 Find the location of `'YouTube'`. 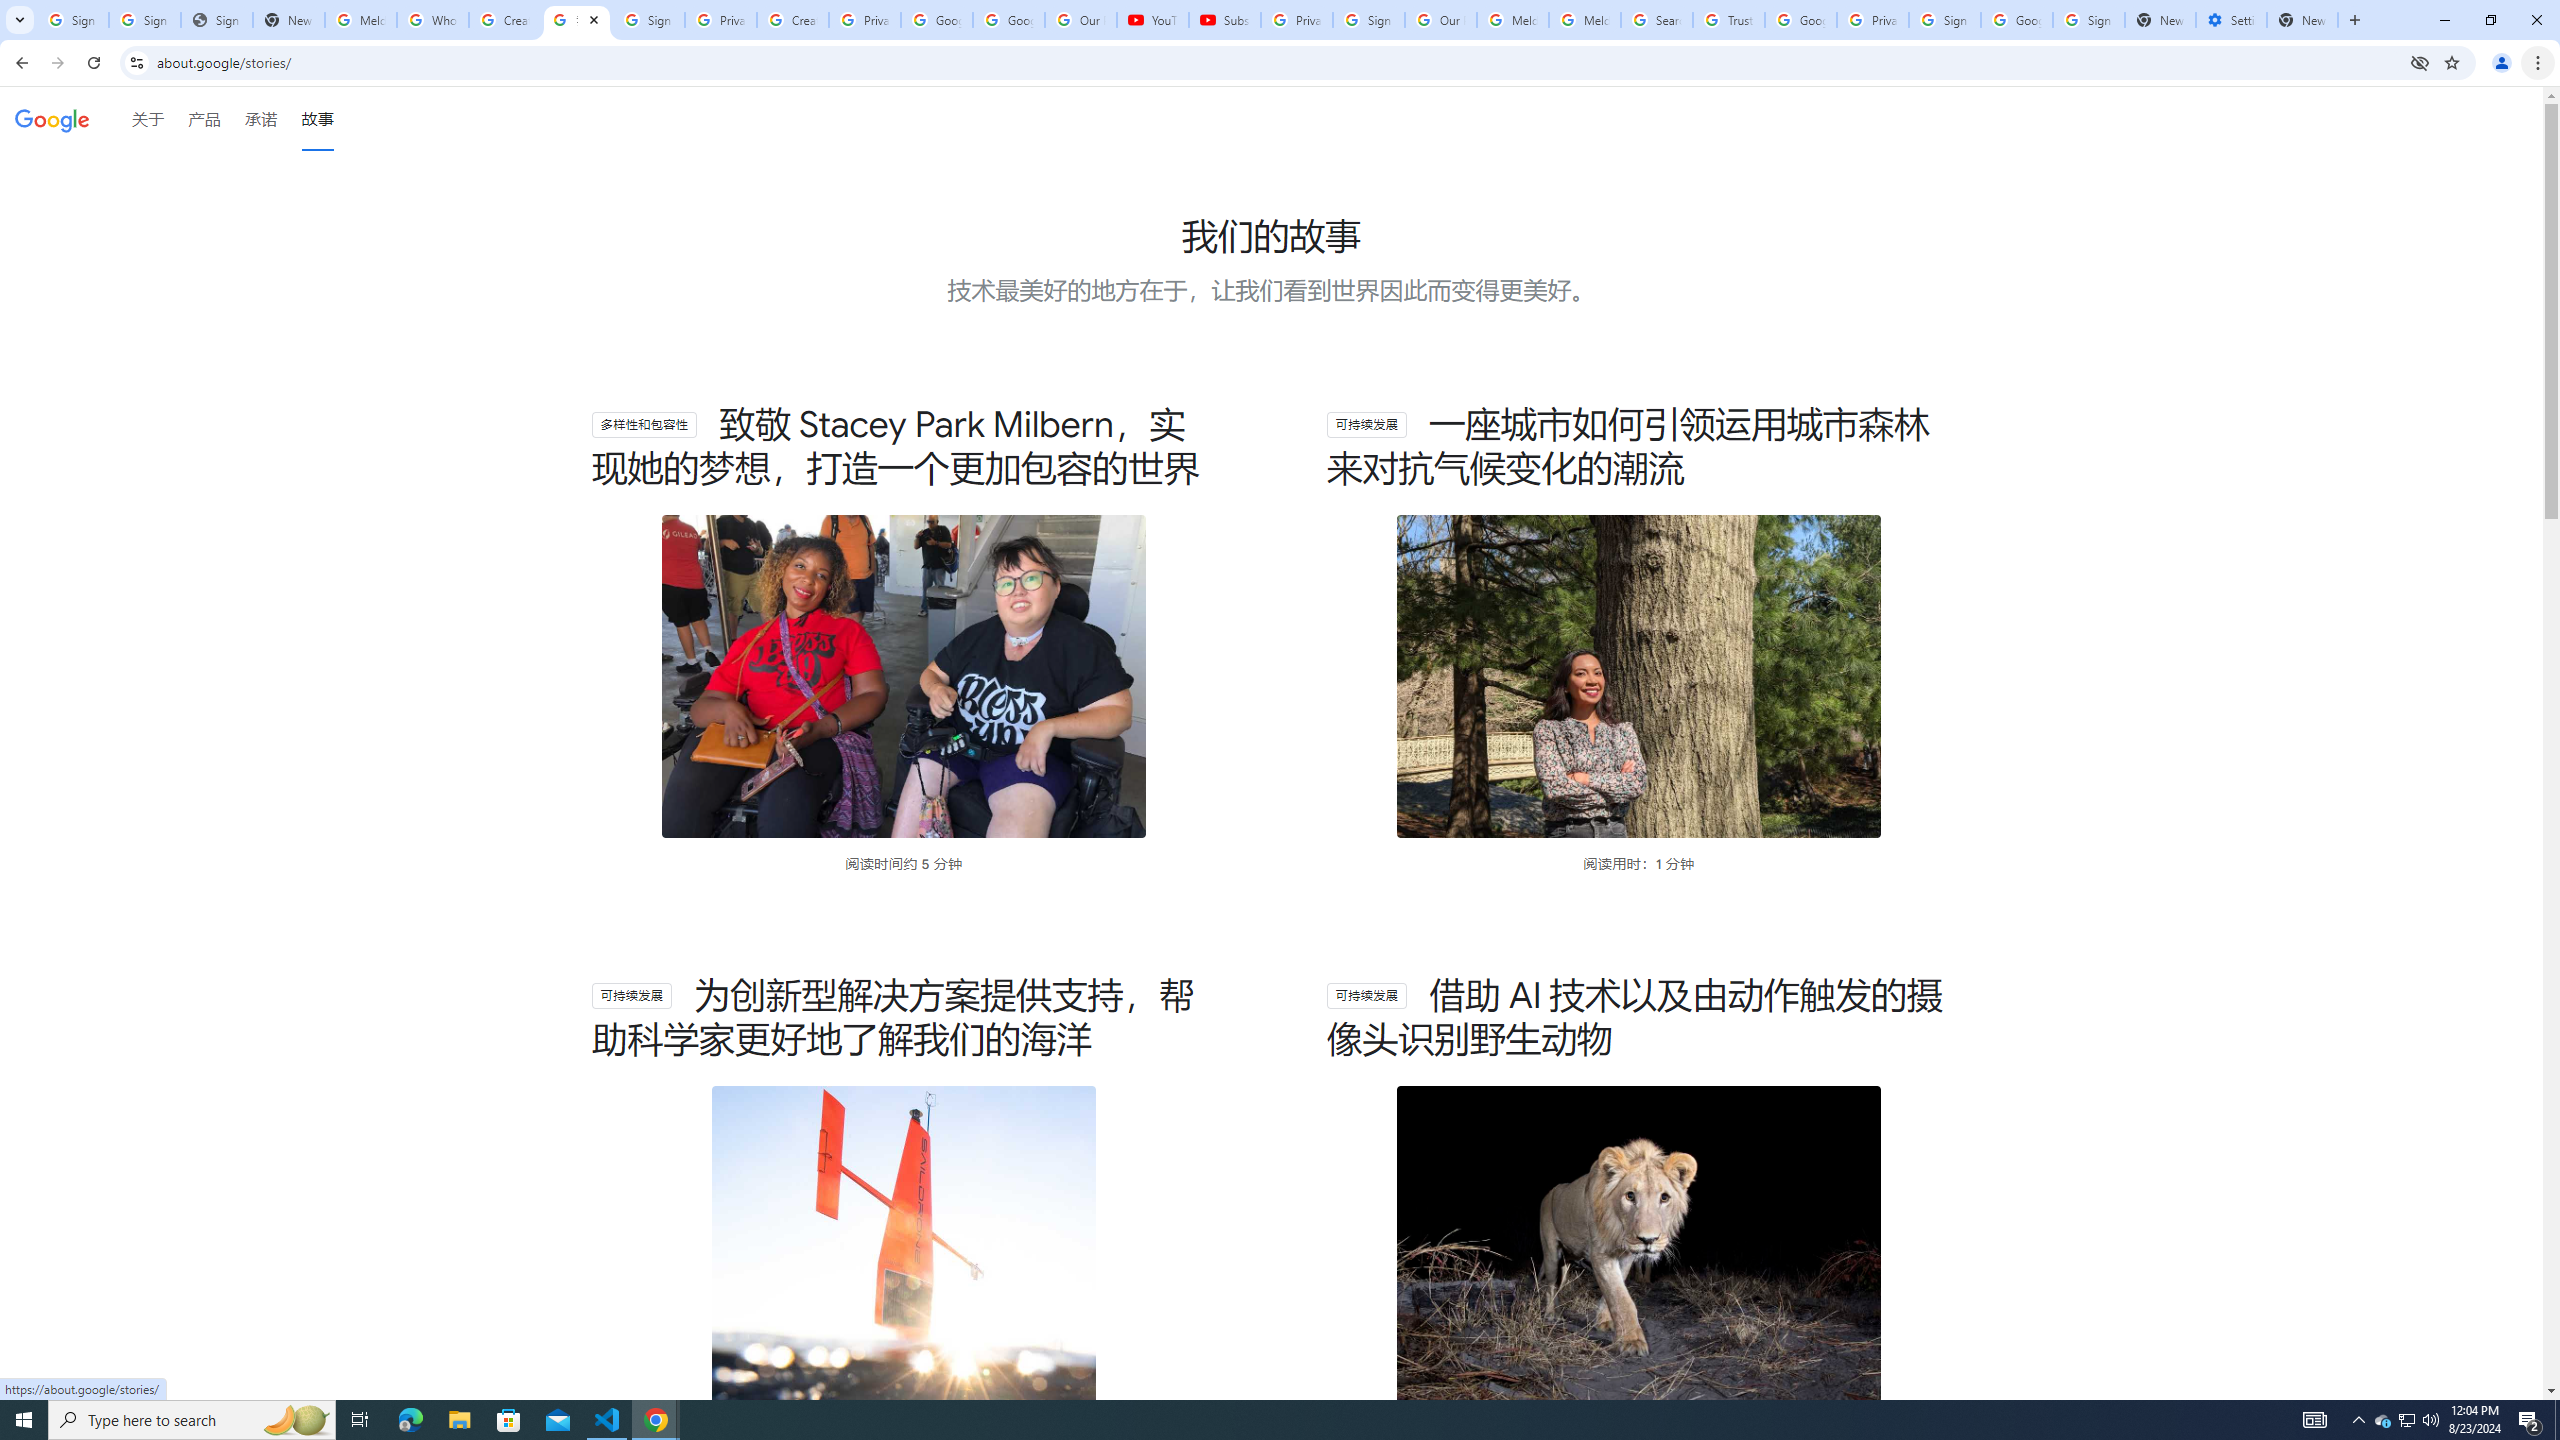

'YouTube' is located at coordinates (1153, 19).